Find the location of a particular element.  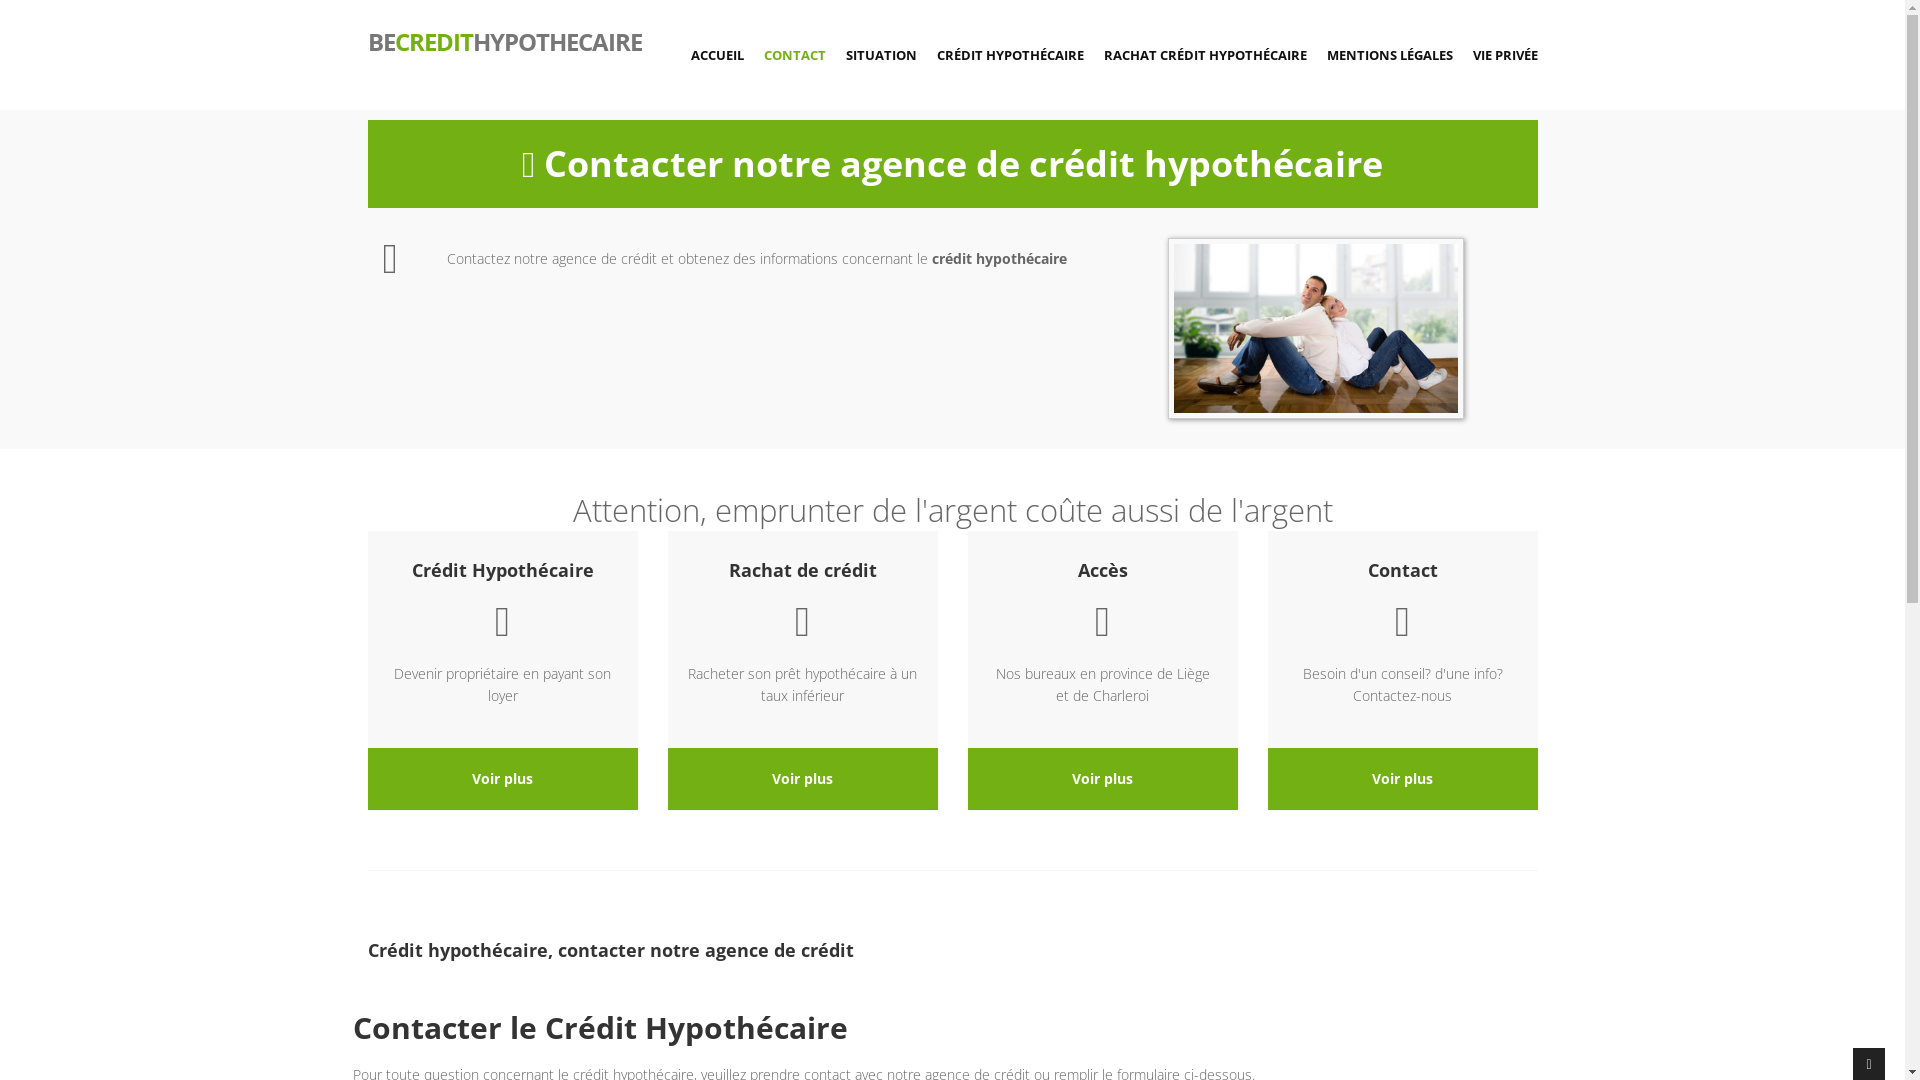

'BECREDITHYPOTHECAIRE' is located at coordinates (496, 39).